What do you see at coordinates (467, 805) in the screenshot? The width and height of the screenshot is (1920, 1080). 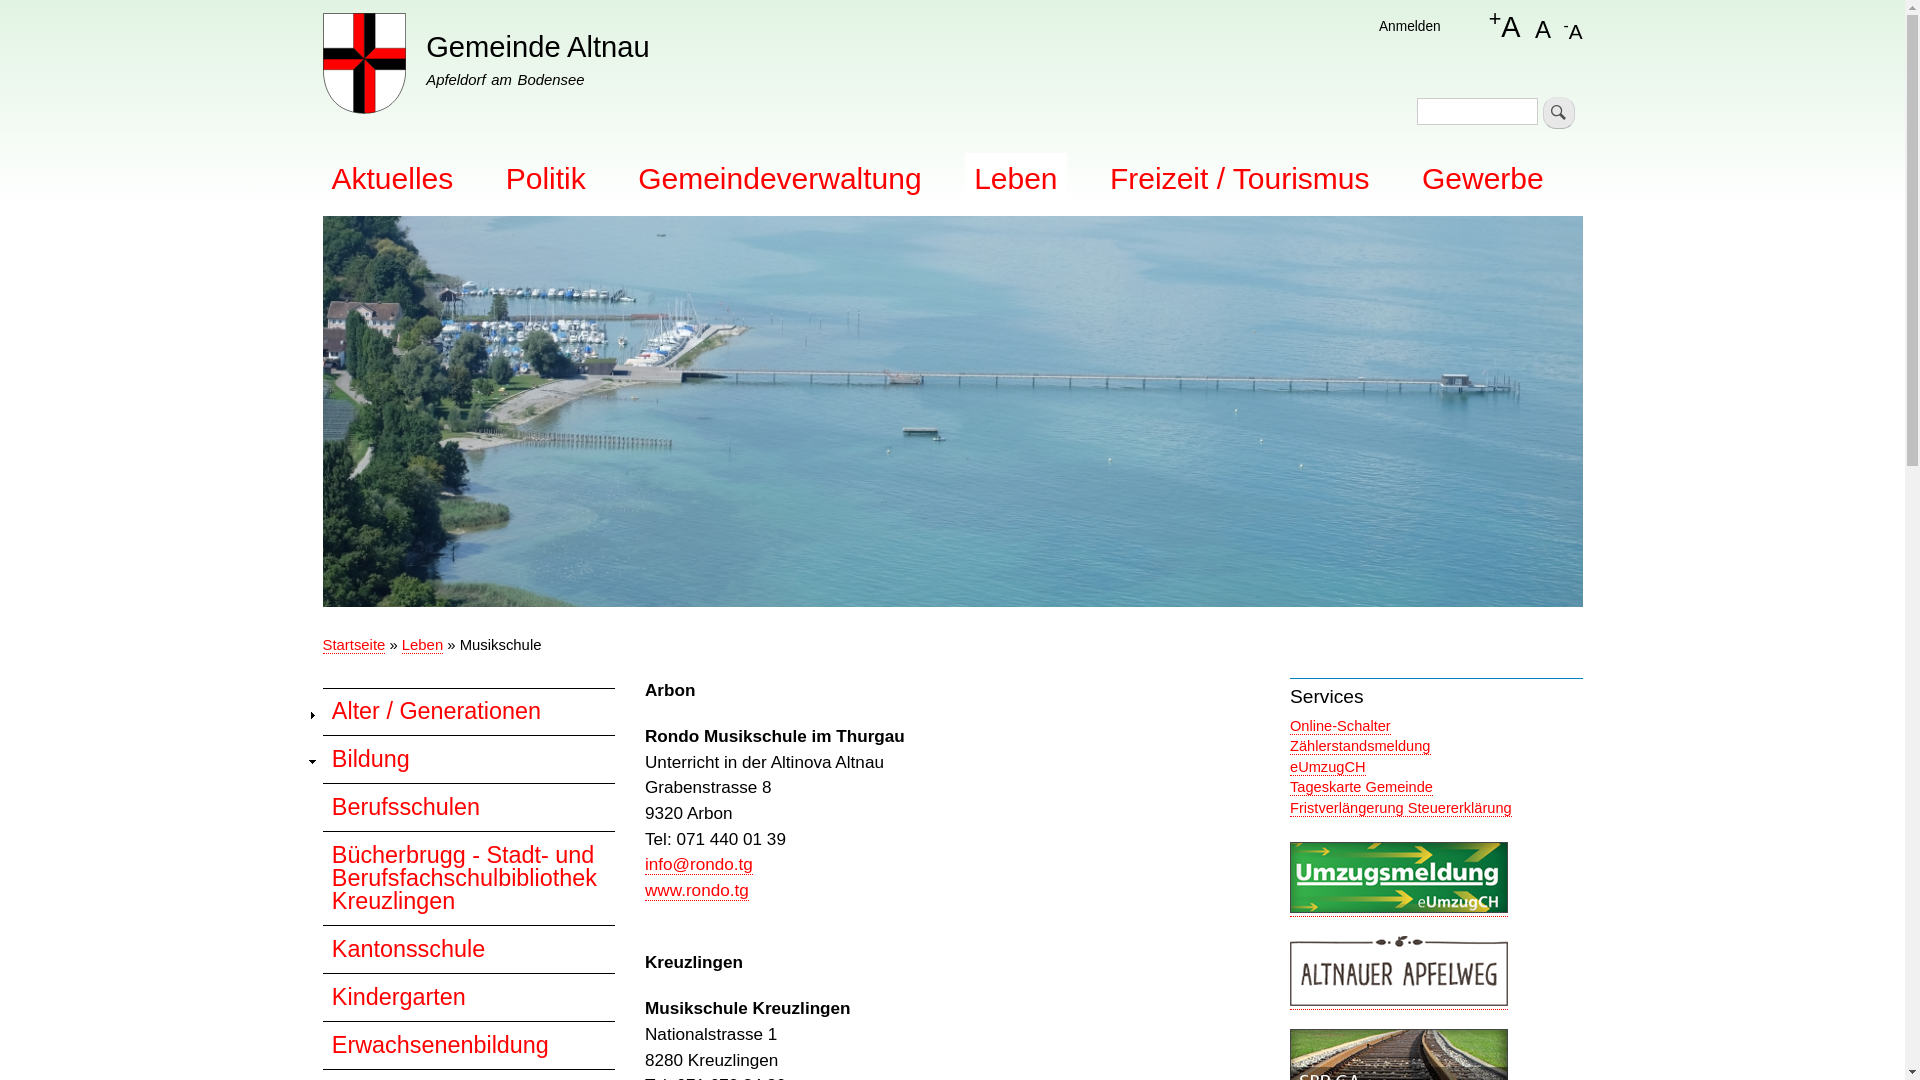 I see `'Berufsschulen'` at bounding box center [467, 805].